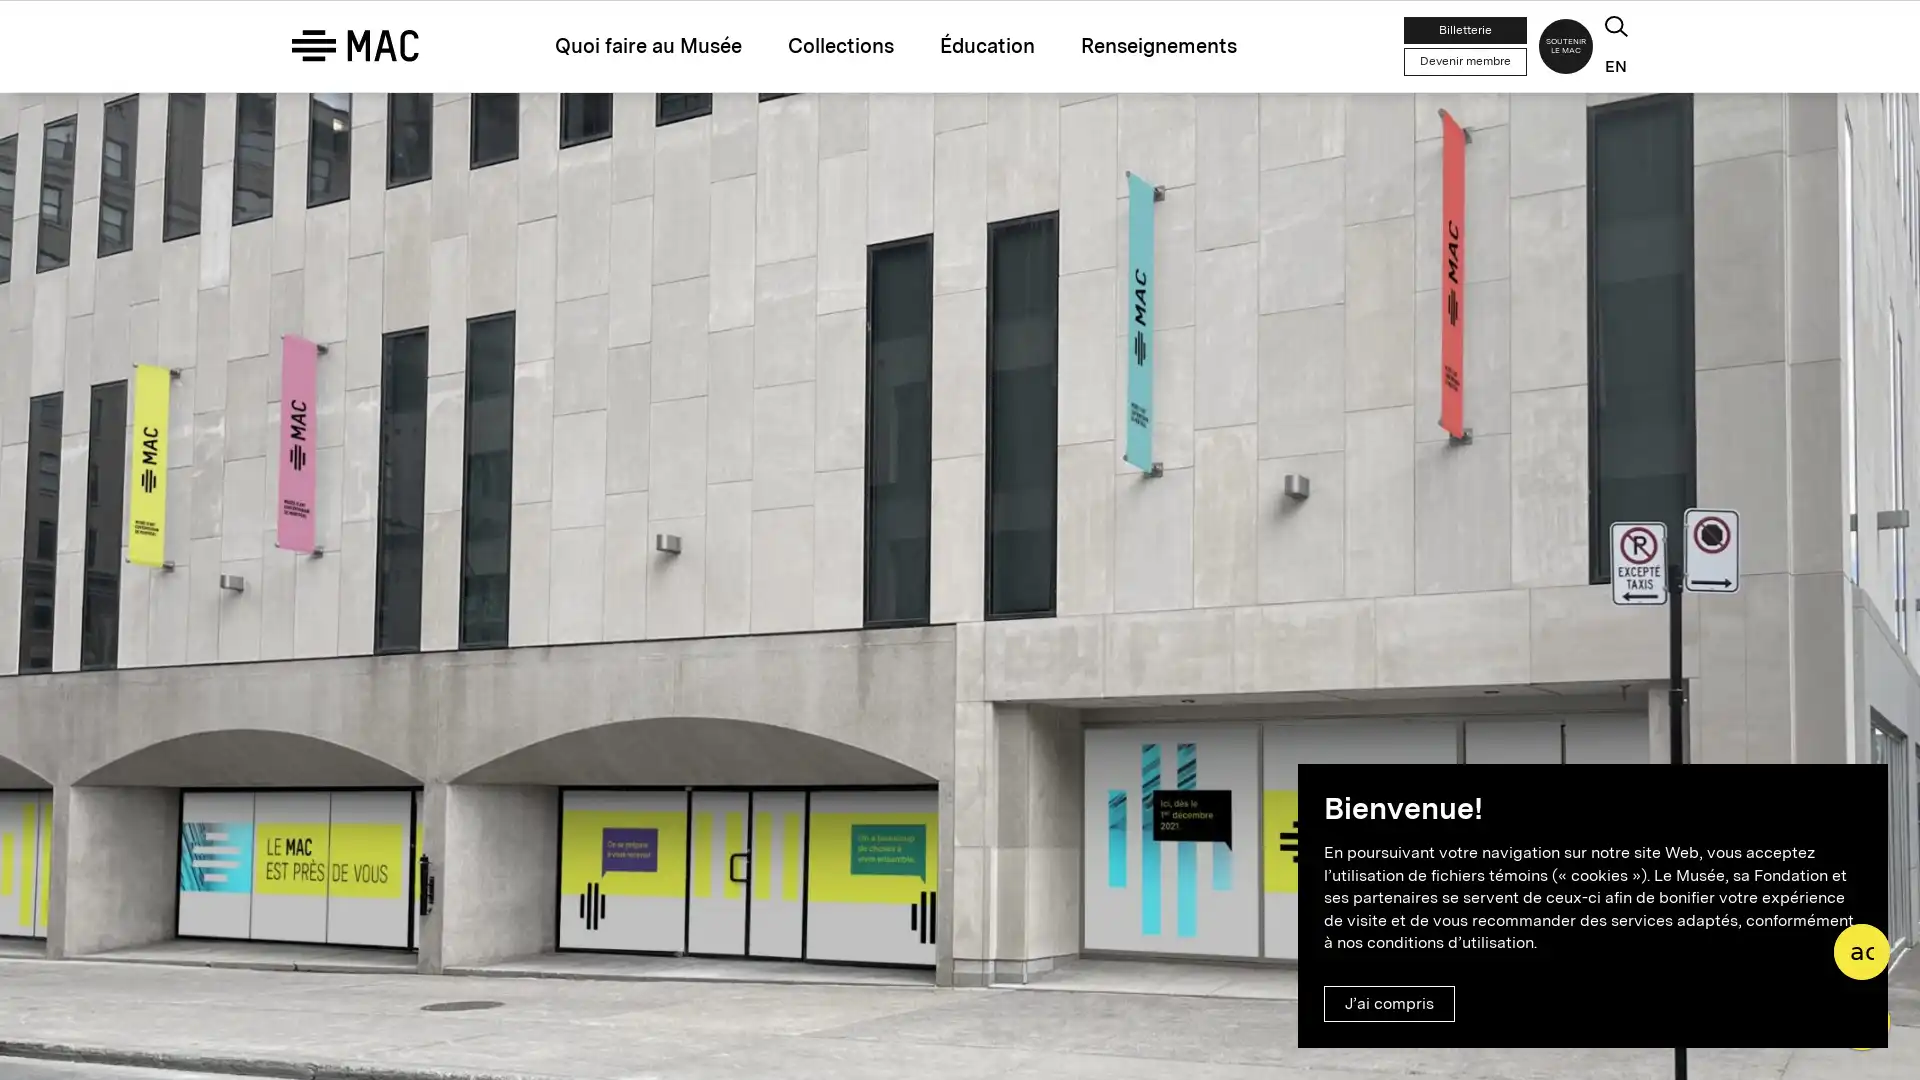  Describe the element at coordinates (1388, 1003) in the screenshot. I see `Jai compris` at that location.